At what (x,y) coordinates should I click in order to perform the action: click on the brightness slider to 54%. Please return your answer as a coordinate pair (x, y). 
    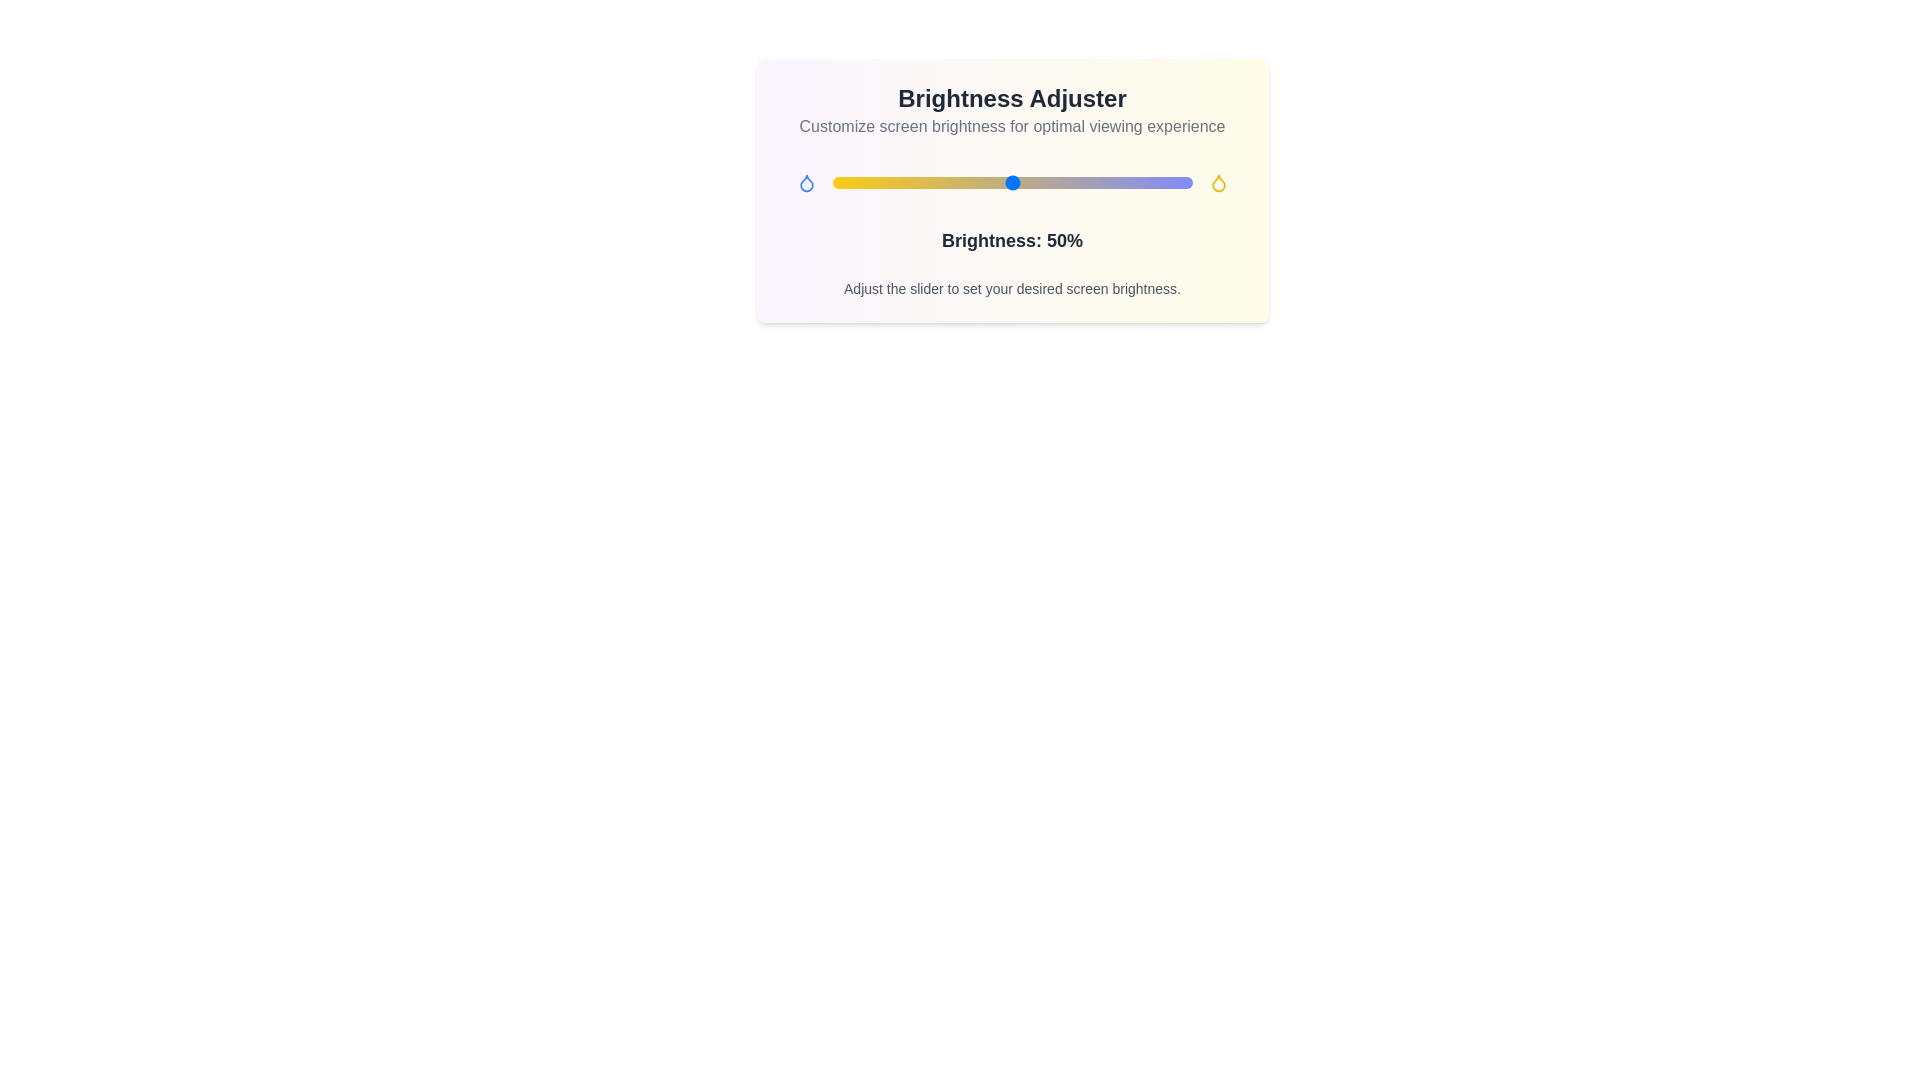
    Looking at the image, I should click on (1026, 182).